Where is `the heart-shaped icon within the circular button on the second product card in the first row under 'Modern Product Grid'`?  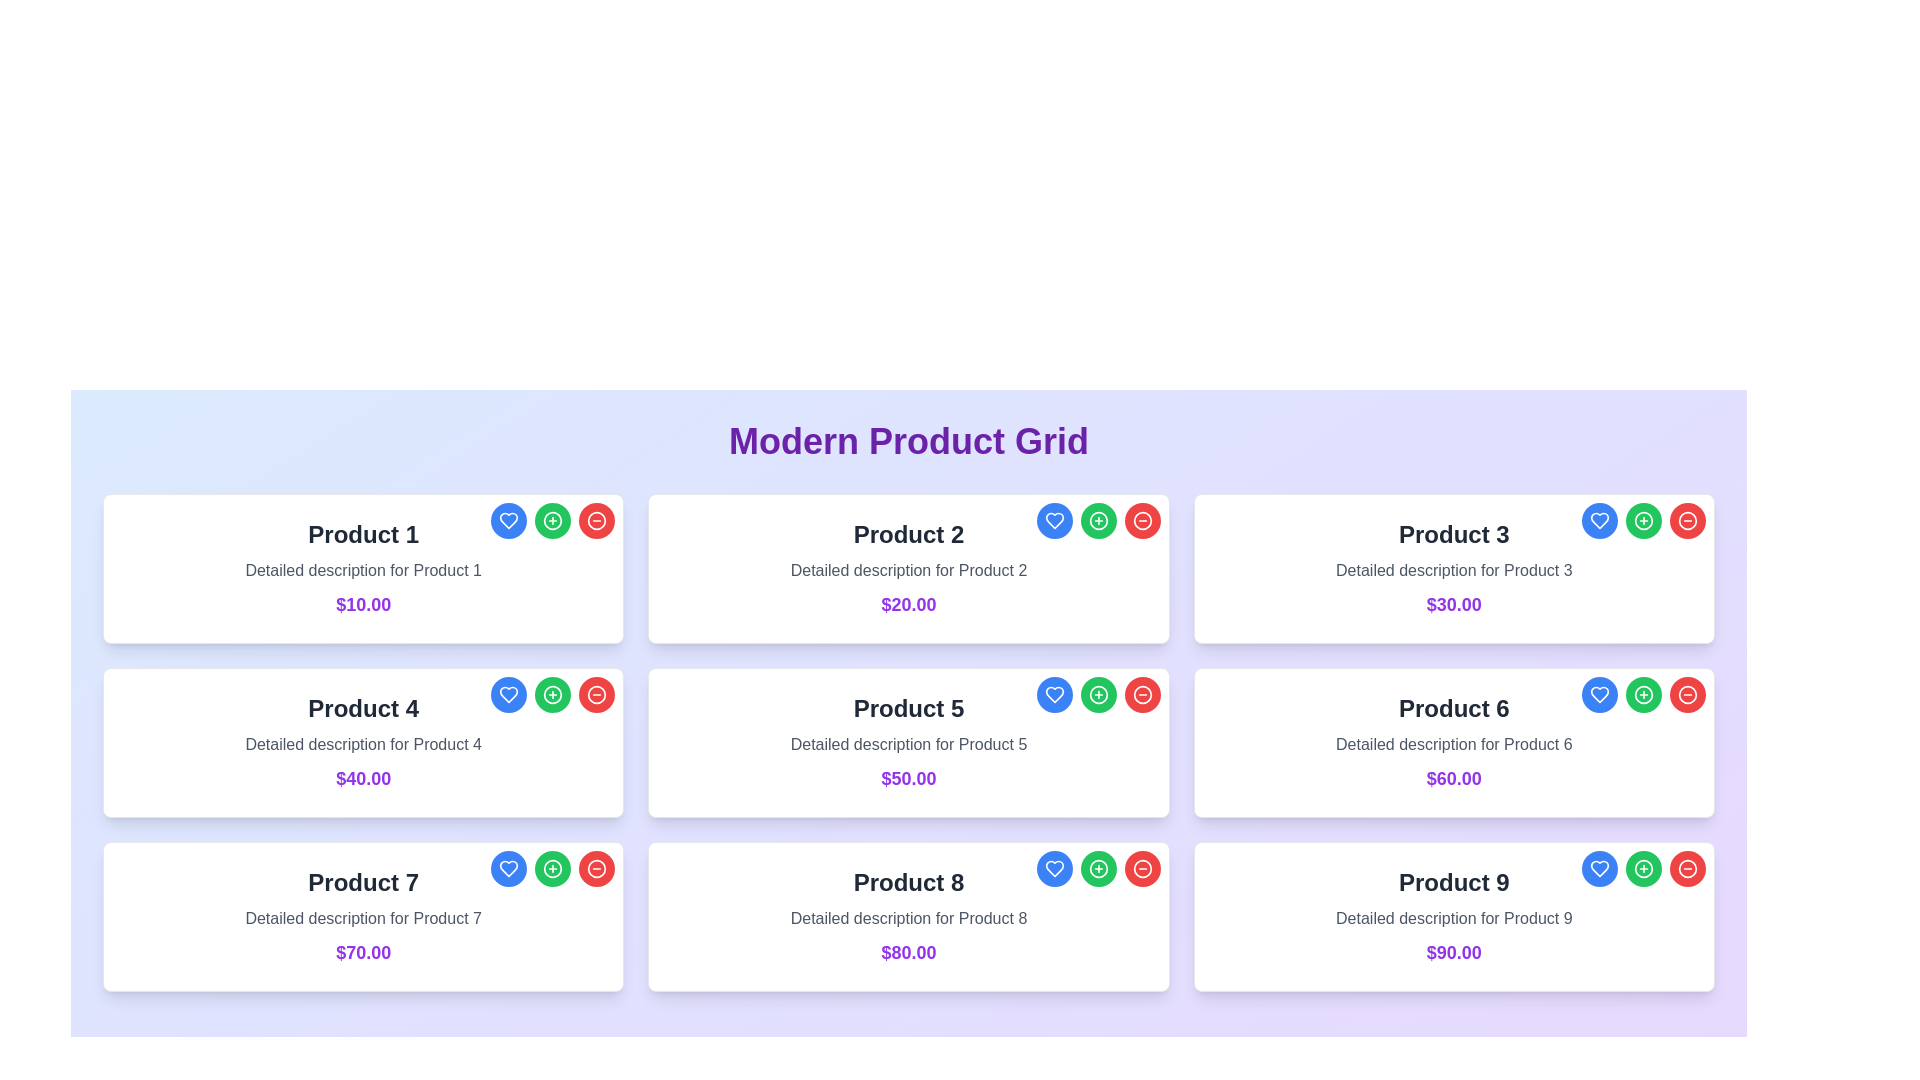 the heart-shaped icon within the circular button on the second product card in the first row under 'Modern Product Grid' is located at coordinates (1053, 519).